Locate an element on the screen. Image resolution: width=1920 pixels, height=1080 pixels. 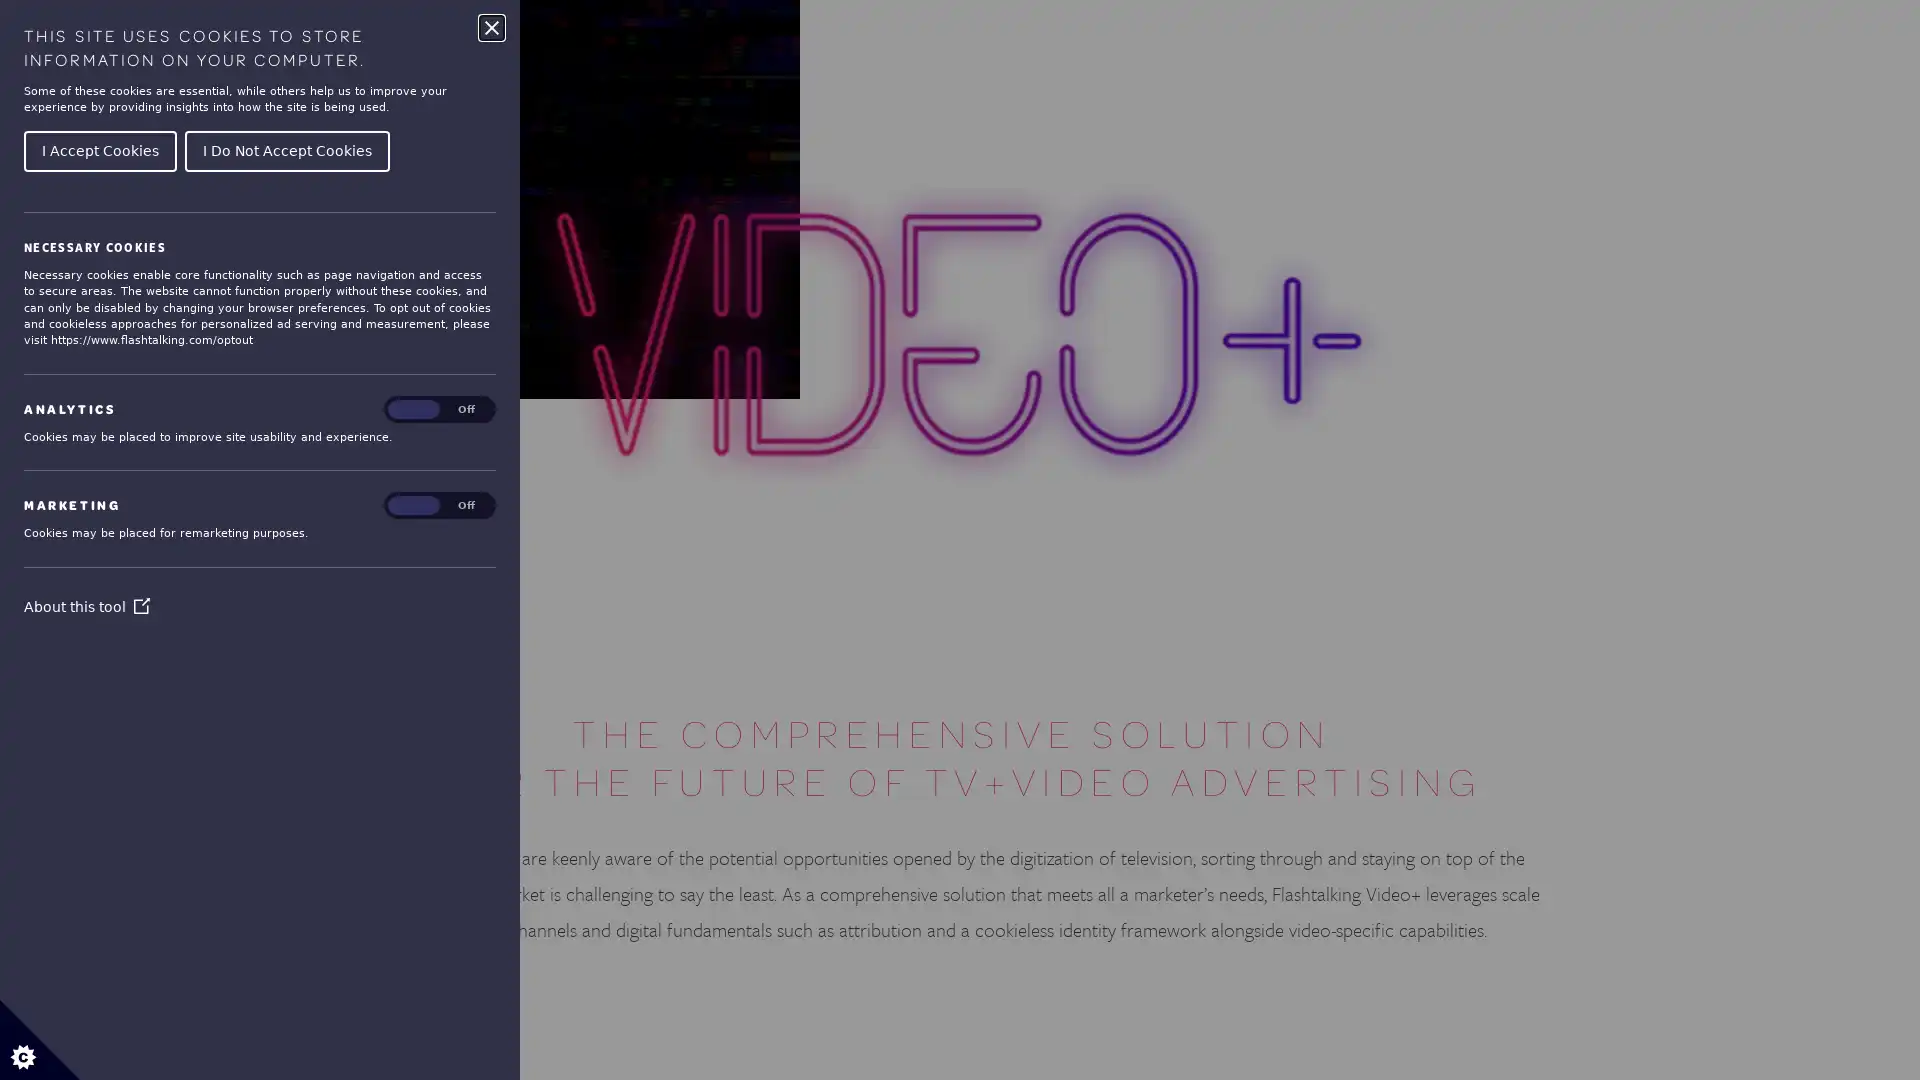
I Accept Cookies is located at coordinates (99, 149).